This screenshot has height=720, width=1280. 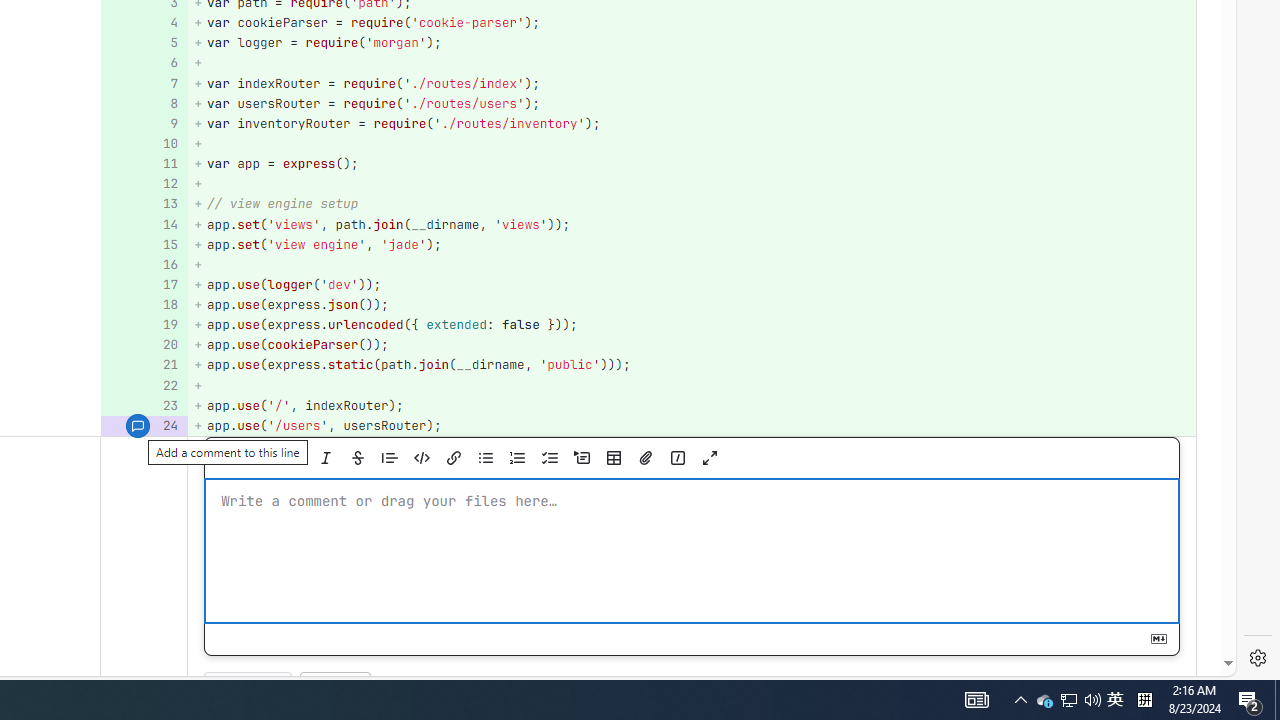 I want to click on '23', so click(x=141, y=405).